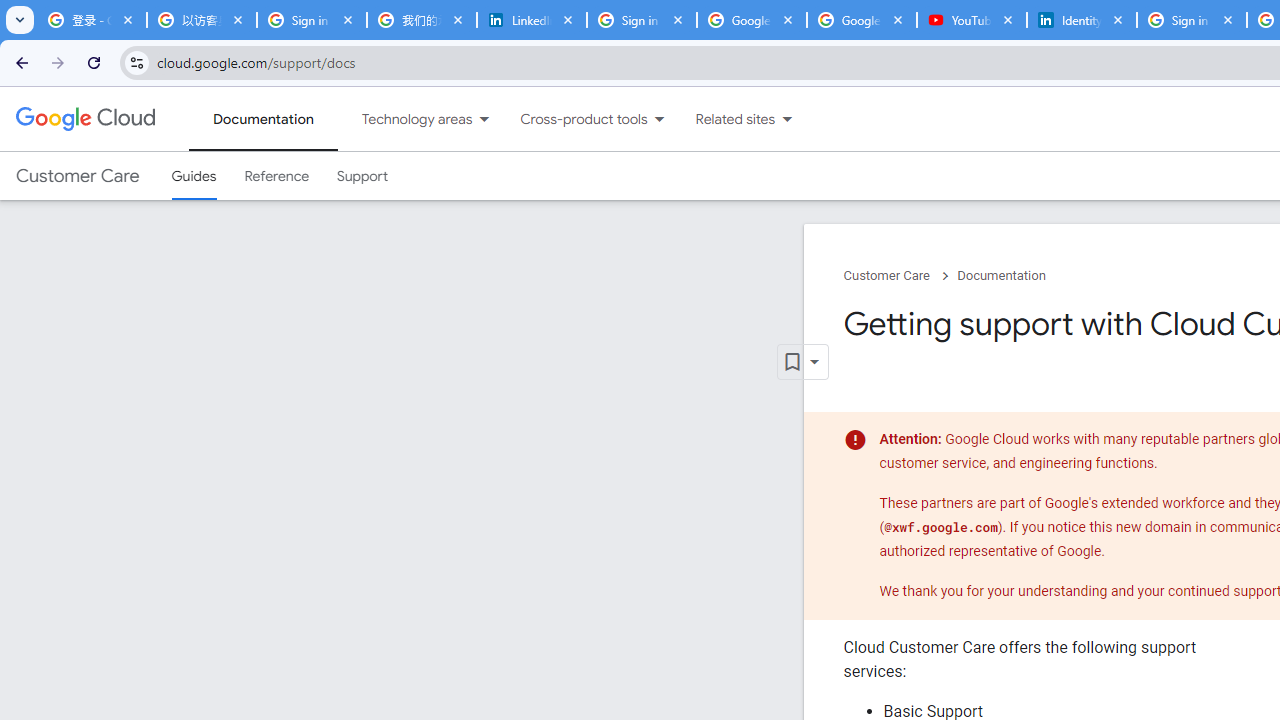  Describe the element at coordinates (659, 119) in the screenshot. I see `'Dropdown menu for Cross-product tools'` at that location.